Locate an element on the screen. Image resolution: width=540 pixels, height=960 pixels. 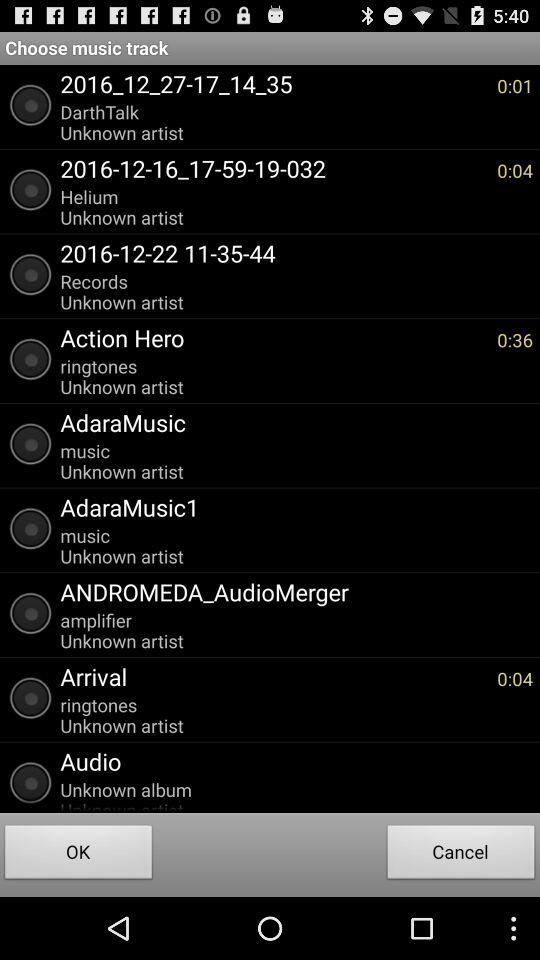
the item below the records is located at coordinates (272, 337).